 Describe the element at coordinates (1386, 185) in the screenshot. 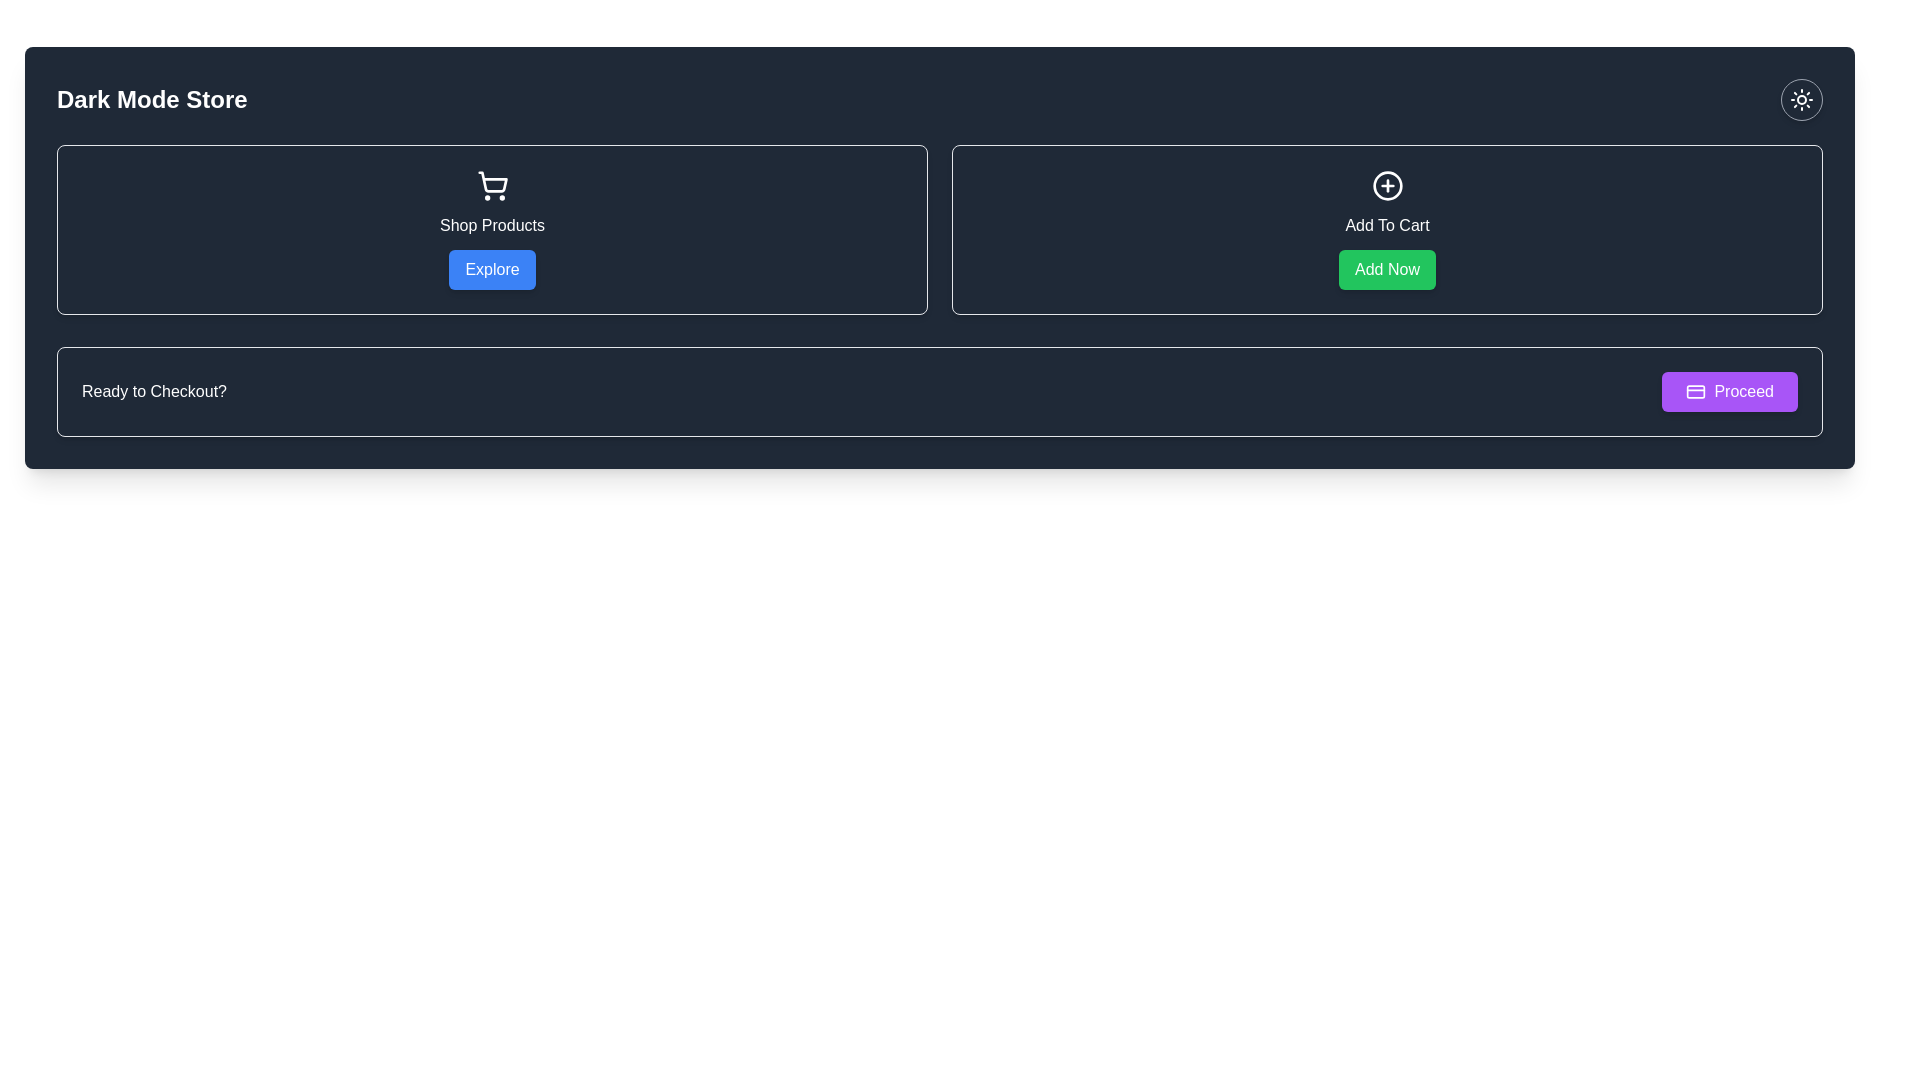

I see `the add item icon located at the top-middle of the dark rectangular panel containing the 'Add To Cart' label and the 'Add Now' button` at that location.